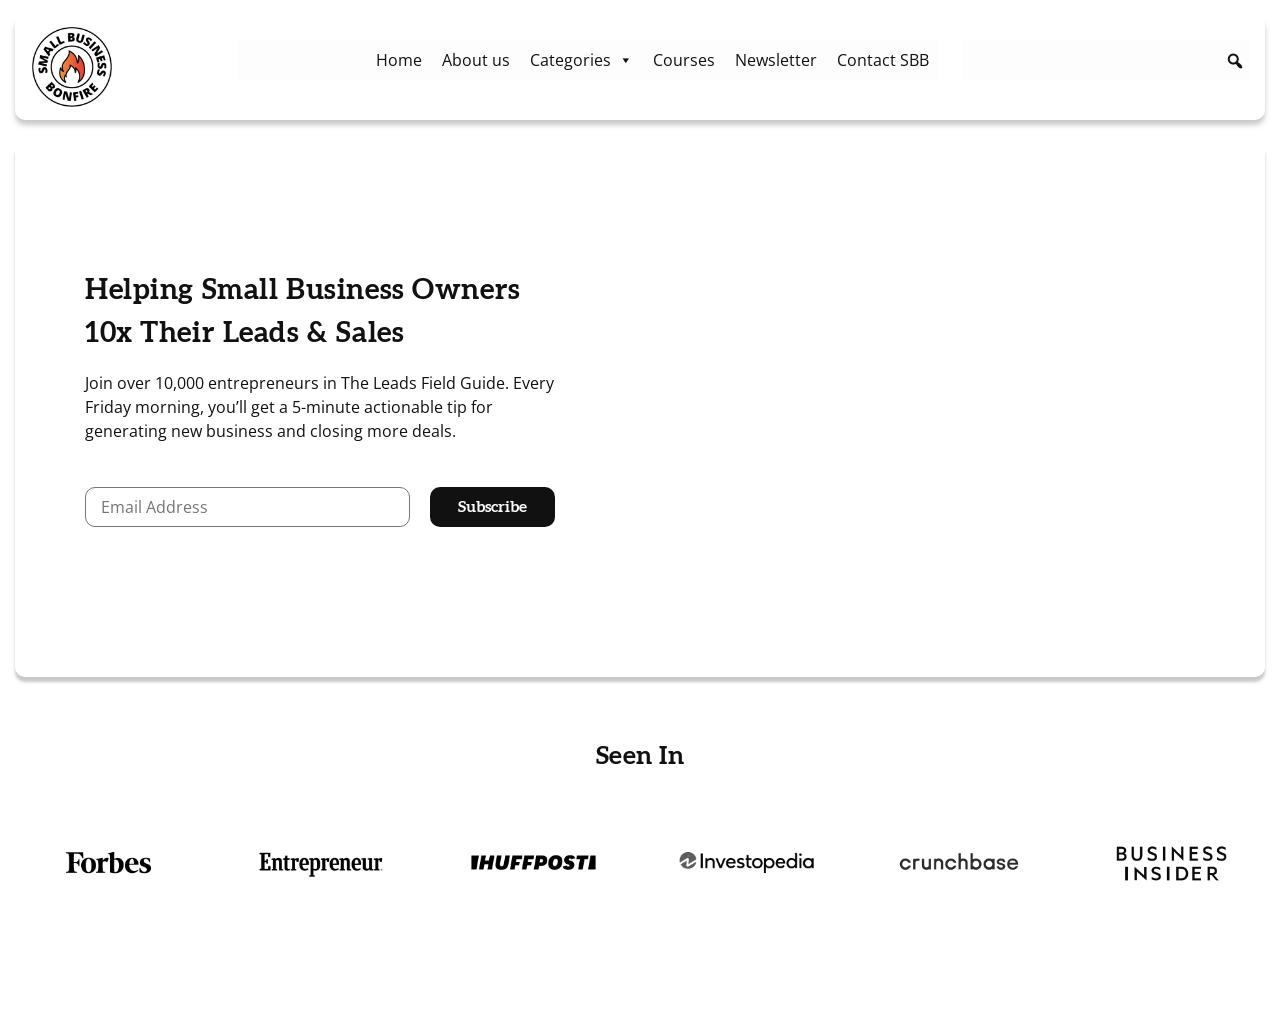 The height and width of the screenshot is (1033, 1280). Describe the element at coordinates (558, 107) in the screenshot. I see `'Startup'` at that location.